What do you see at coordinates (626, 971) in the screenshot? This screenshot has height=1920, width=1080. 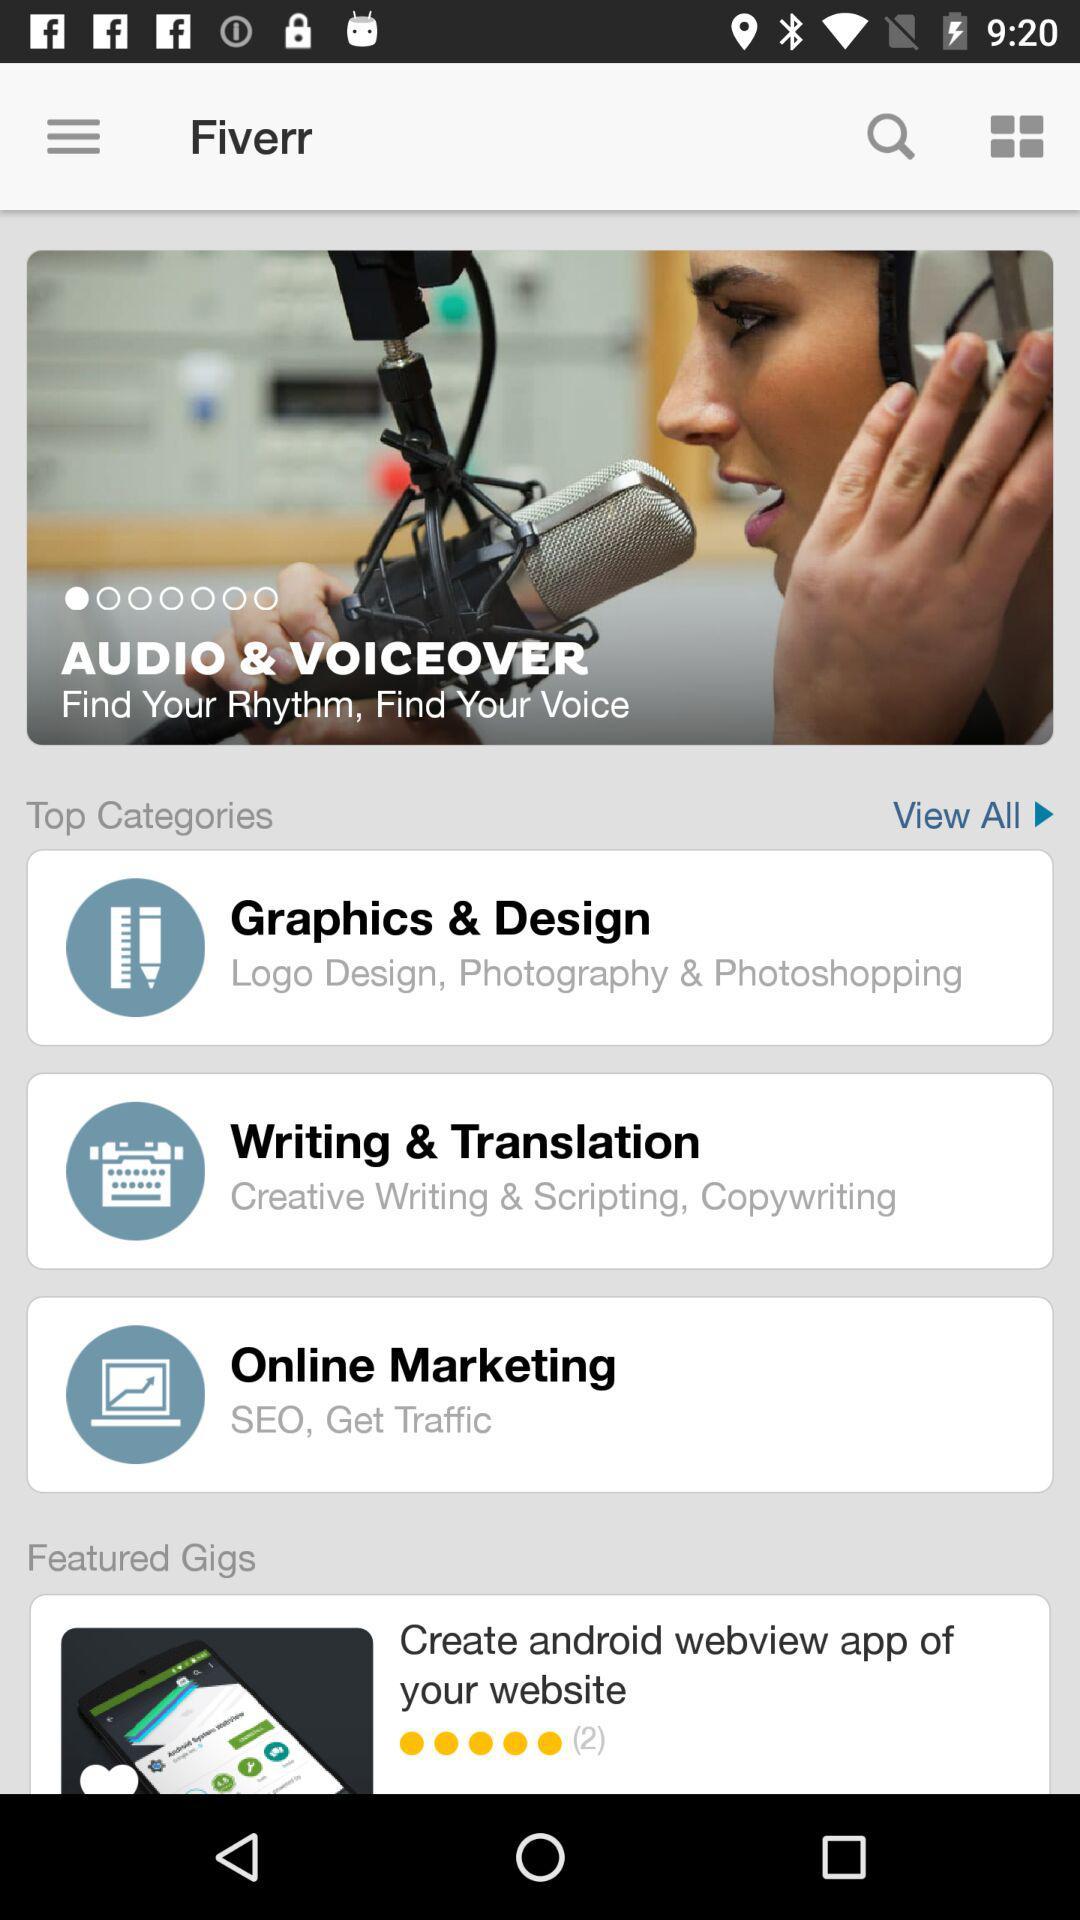 I see `the logo design photography item` at bounding box center [626, 971].